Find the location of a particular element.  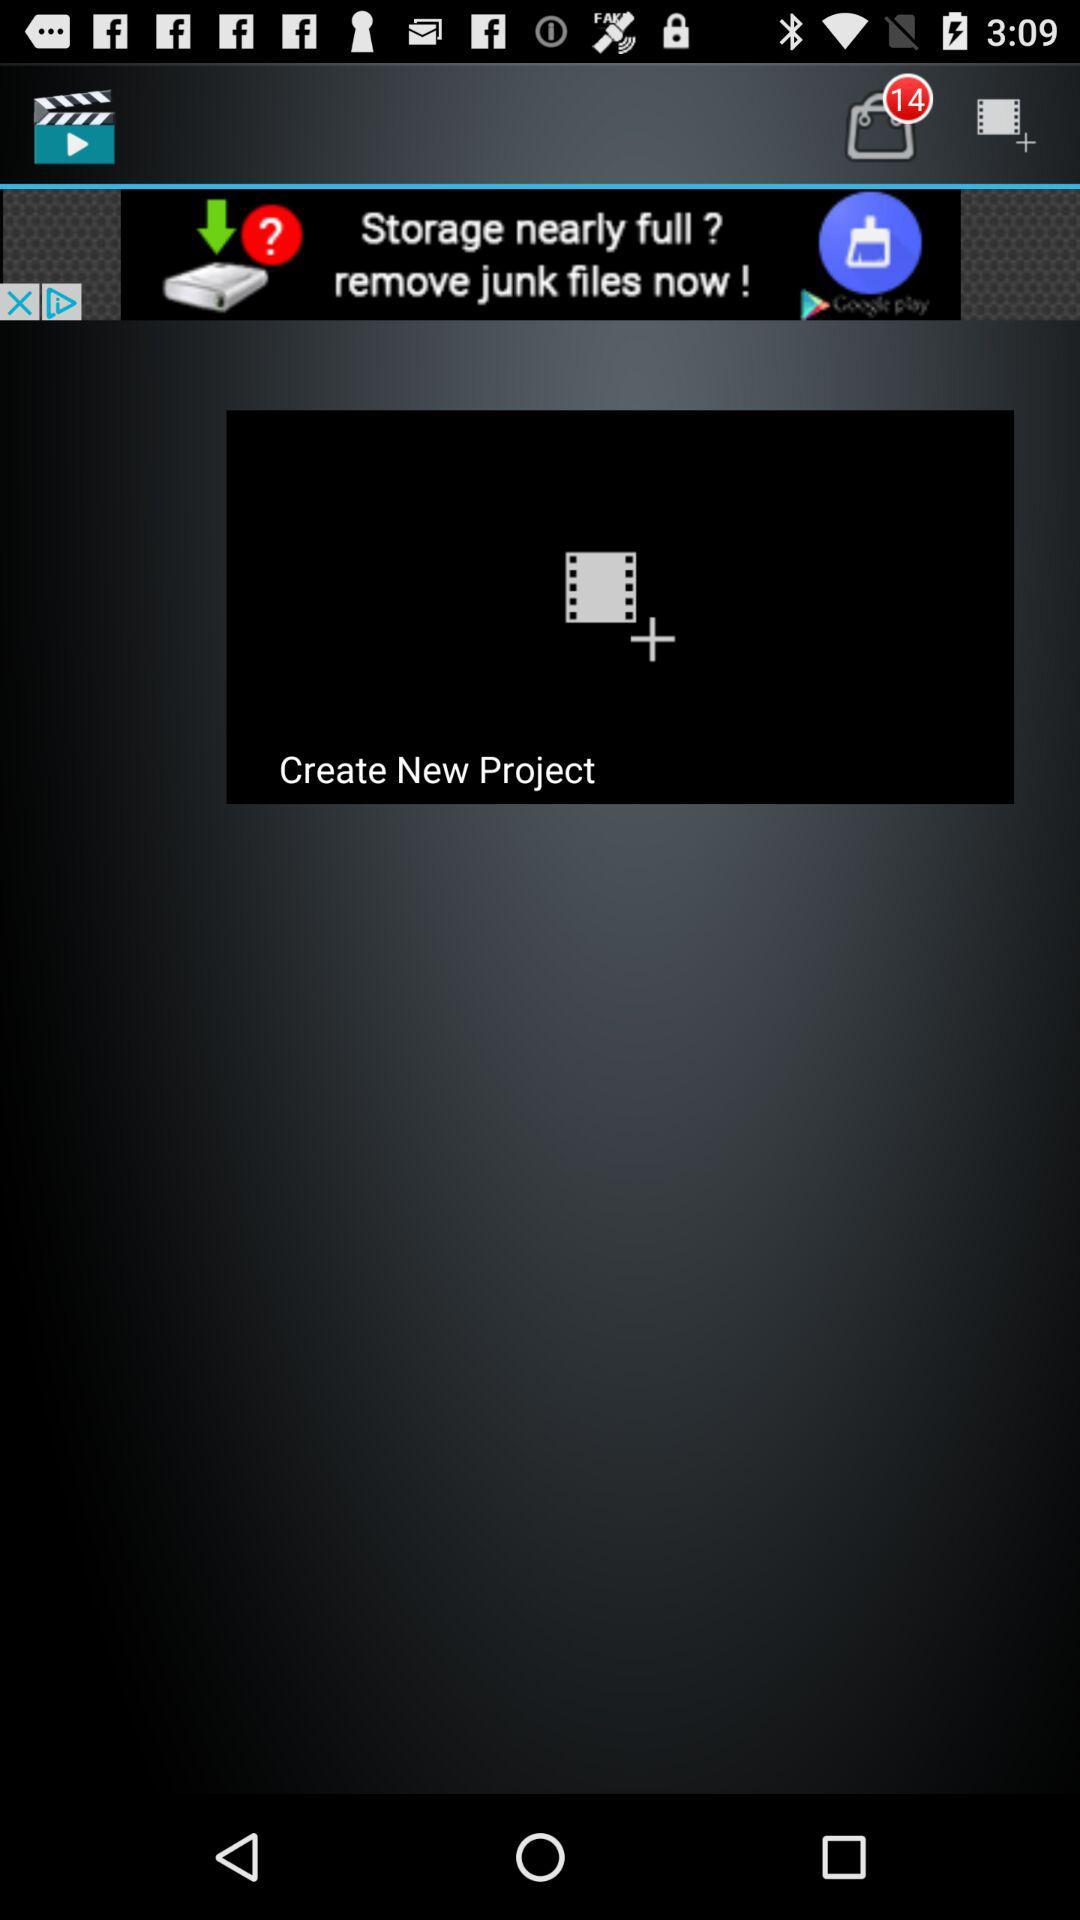

advertisements are displayed is located at coordinates (540, 253).